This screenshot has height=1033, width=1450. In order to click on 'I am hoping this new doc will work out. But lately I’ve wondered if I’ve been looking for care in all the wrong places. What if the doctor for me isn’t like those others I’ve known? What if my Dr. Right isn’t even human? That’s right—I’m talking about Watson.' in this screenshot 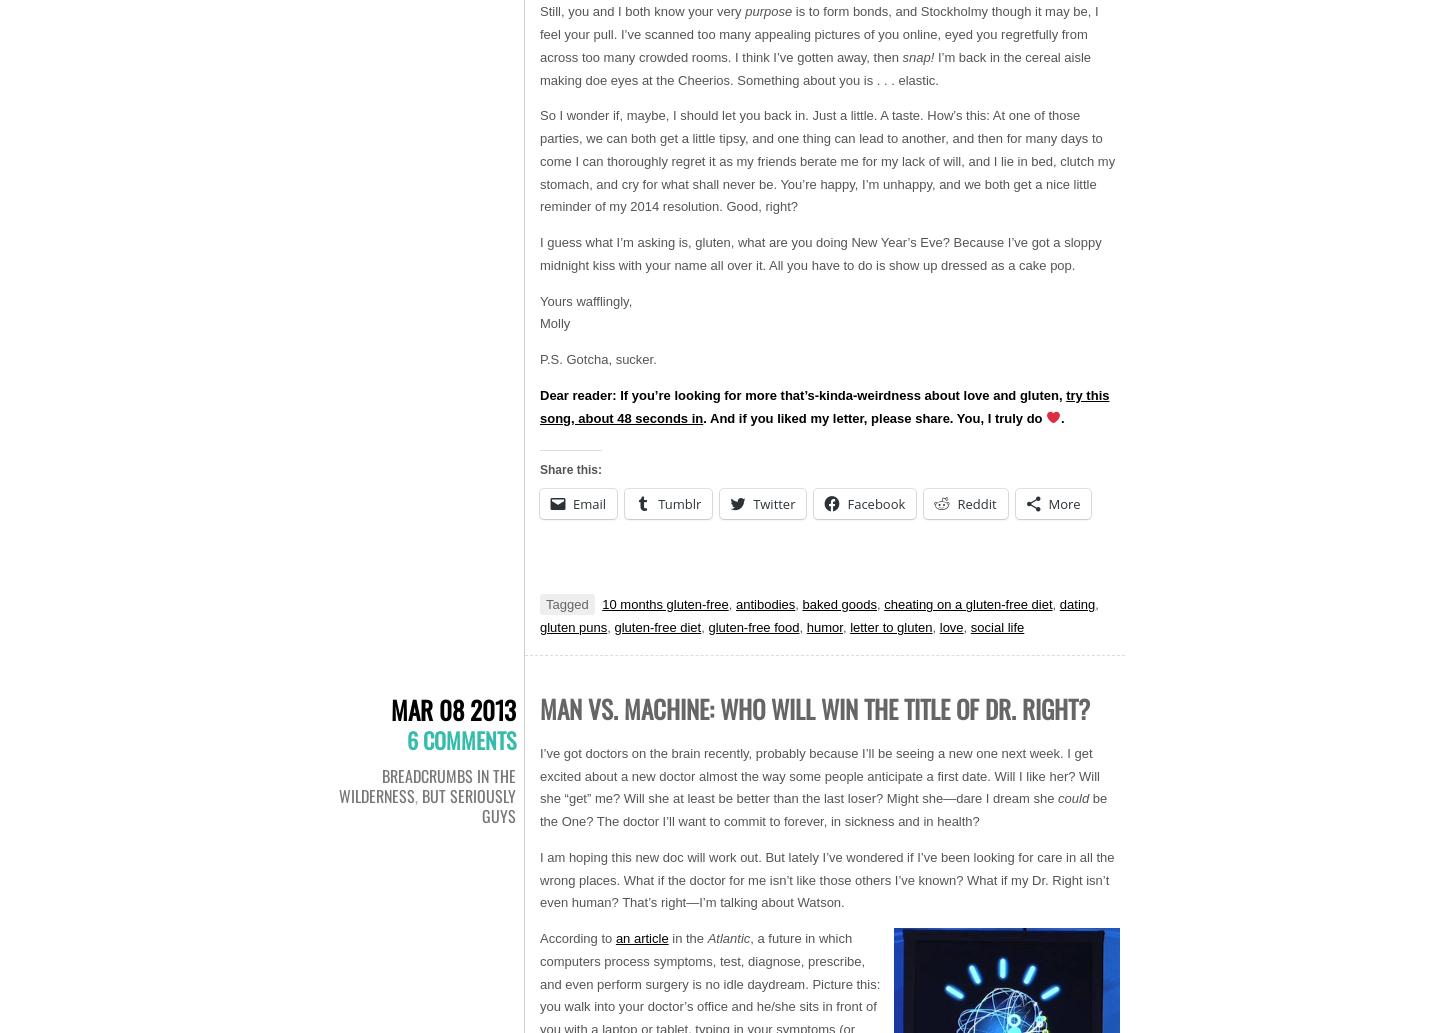, I will do `click(826, 878)`.